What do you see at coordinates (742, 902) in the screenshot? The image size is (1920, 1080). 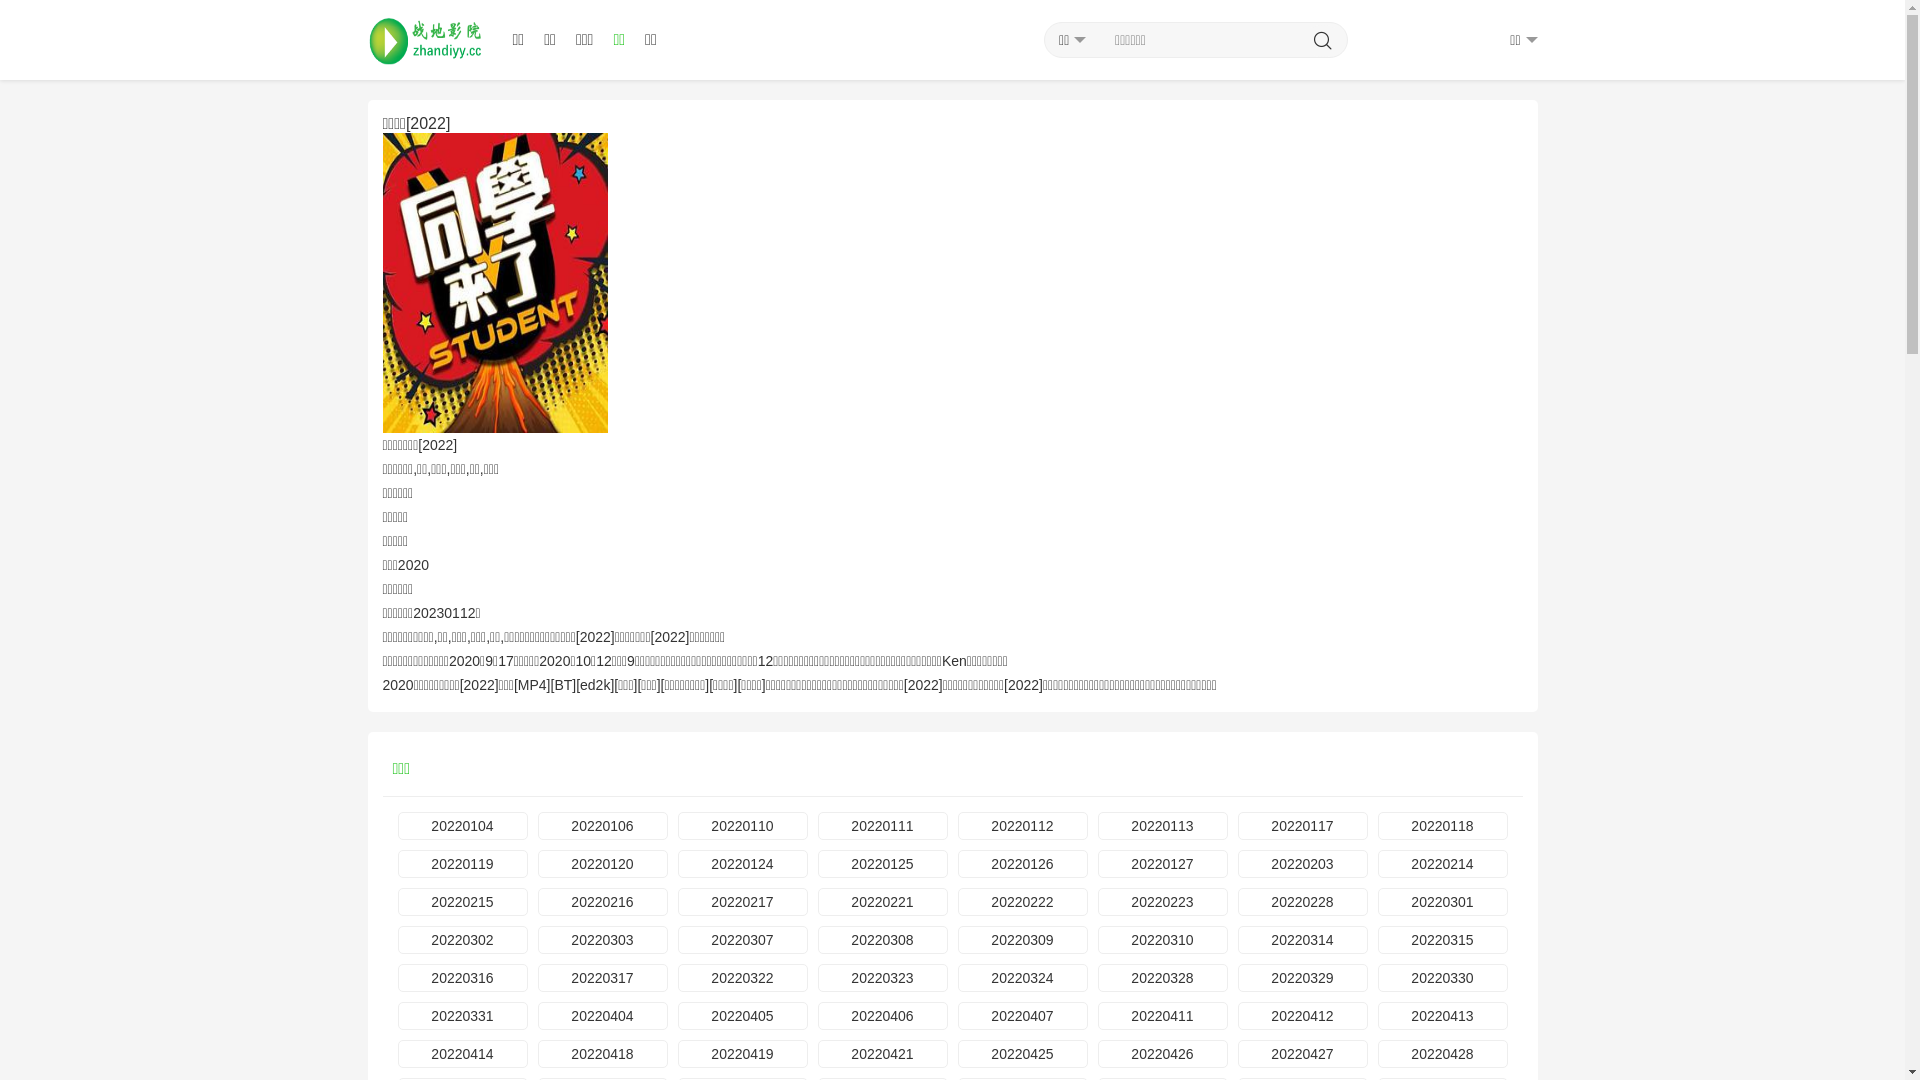 I see `'20220217'` at bounding box center [742, 902].